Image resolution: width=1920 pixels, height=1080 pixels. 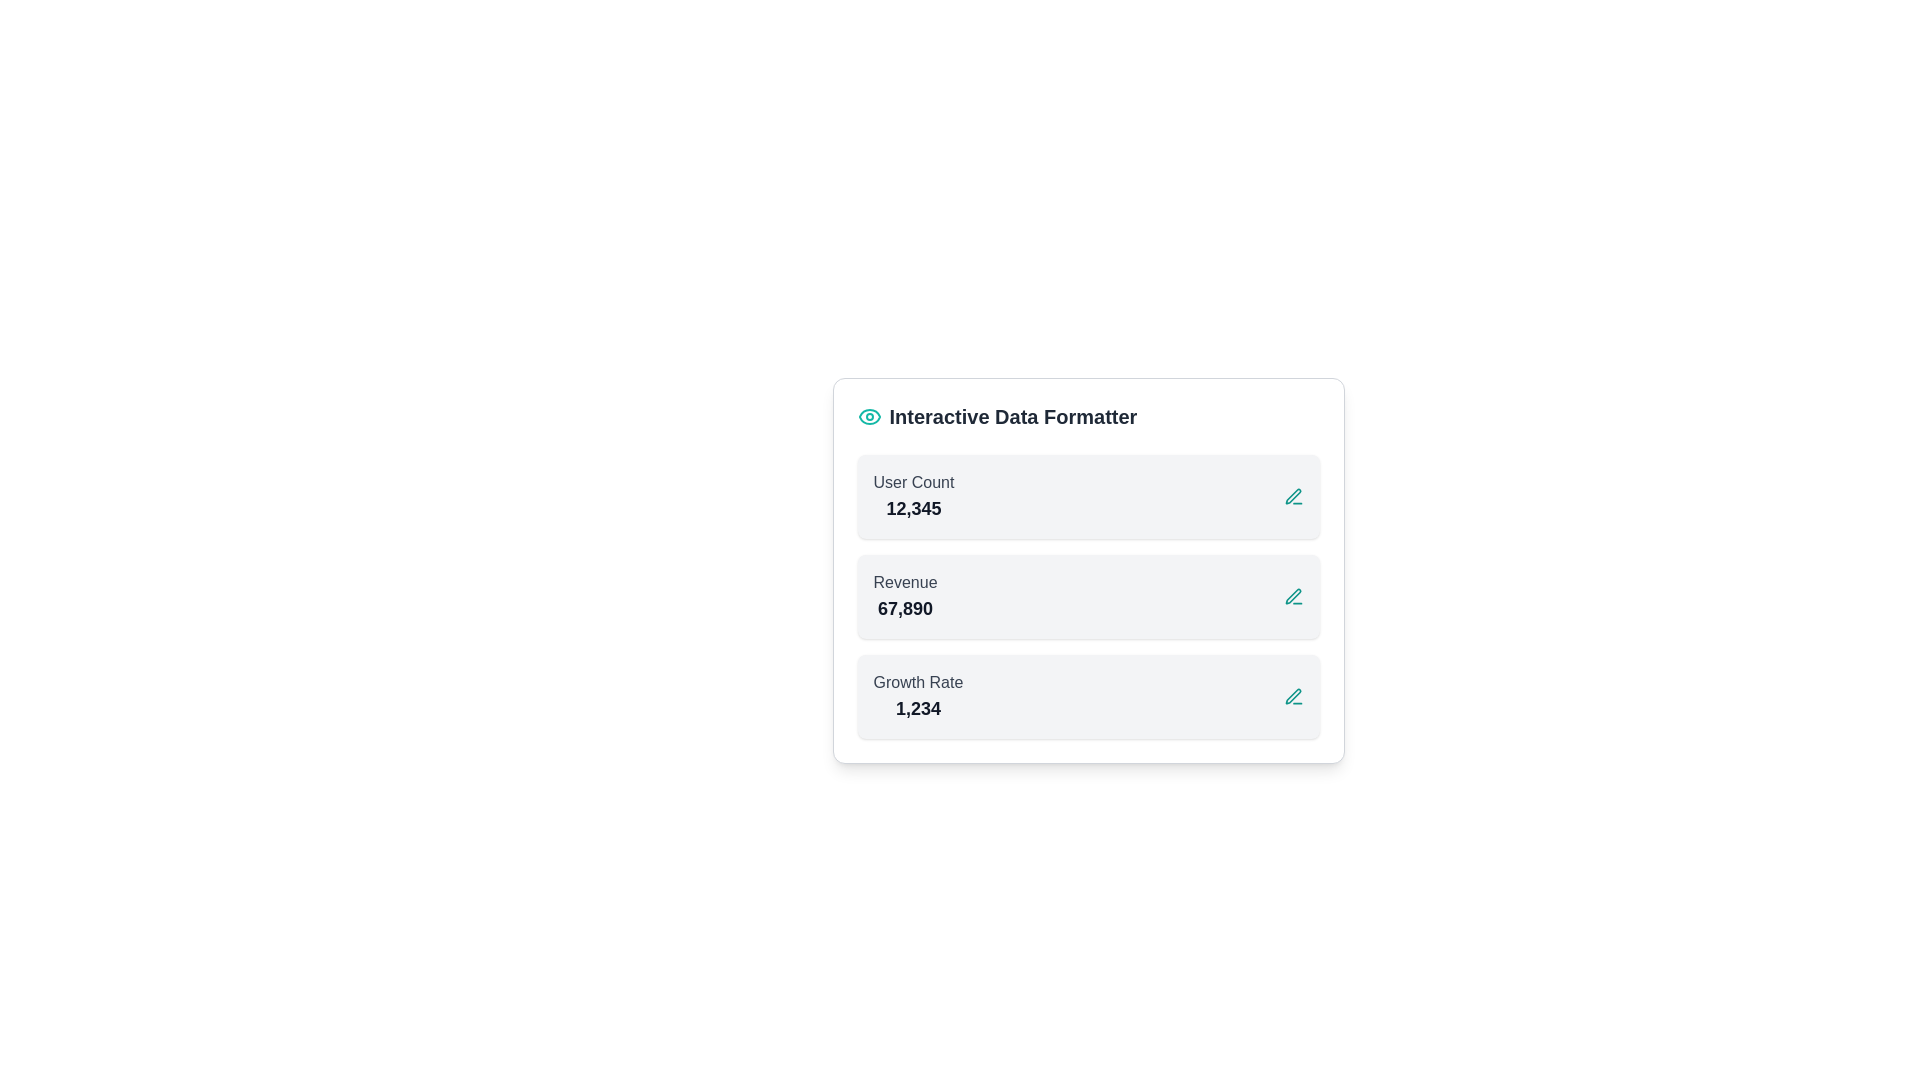 What do you see at coordinates (912, 482) in the screenshot?
I see `the 'User Count' text label, which is styled in medium gray font and positioned above the numerical value '12,345' within the card labeled 'Interactive Data Formatter'` at bounding box center [912, 482].